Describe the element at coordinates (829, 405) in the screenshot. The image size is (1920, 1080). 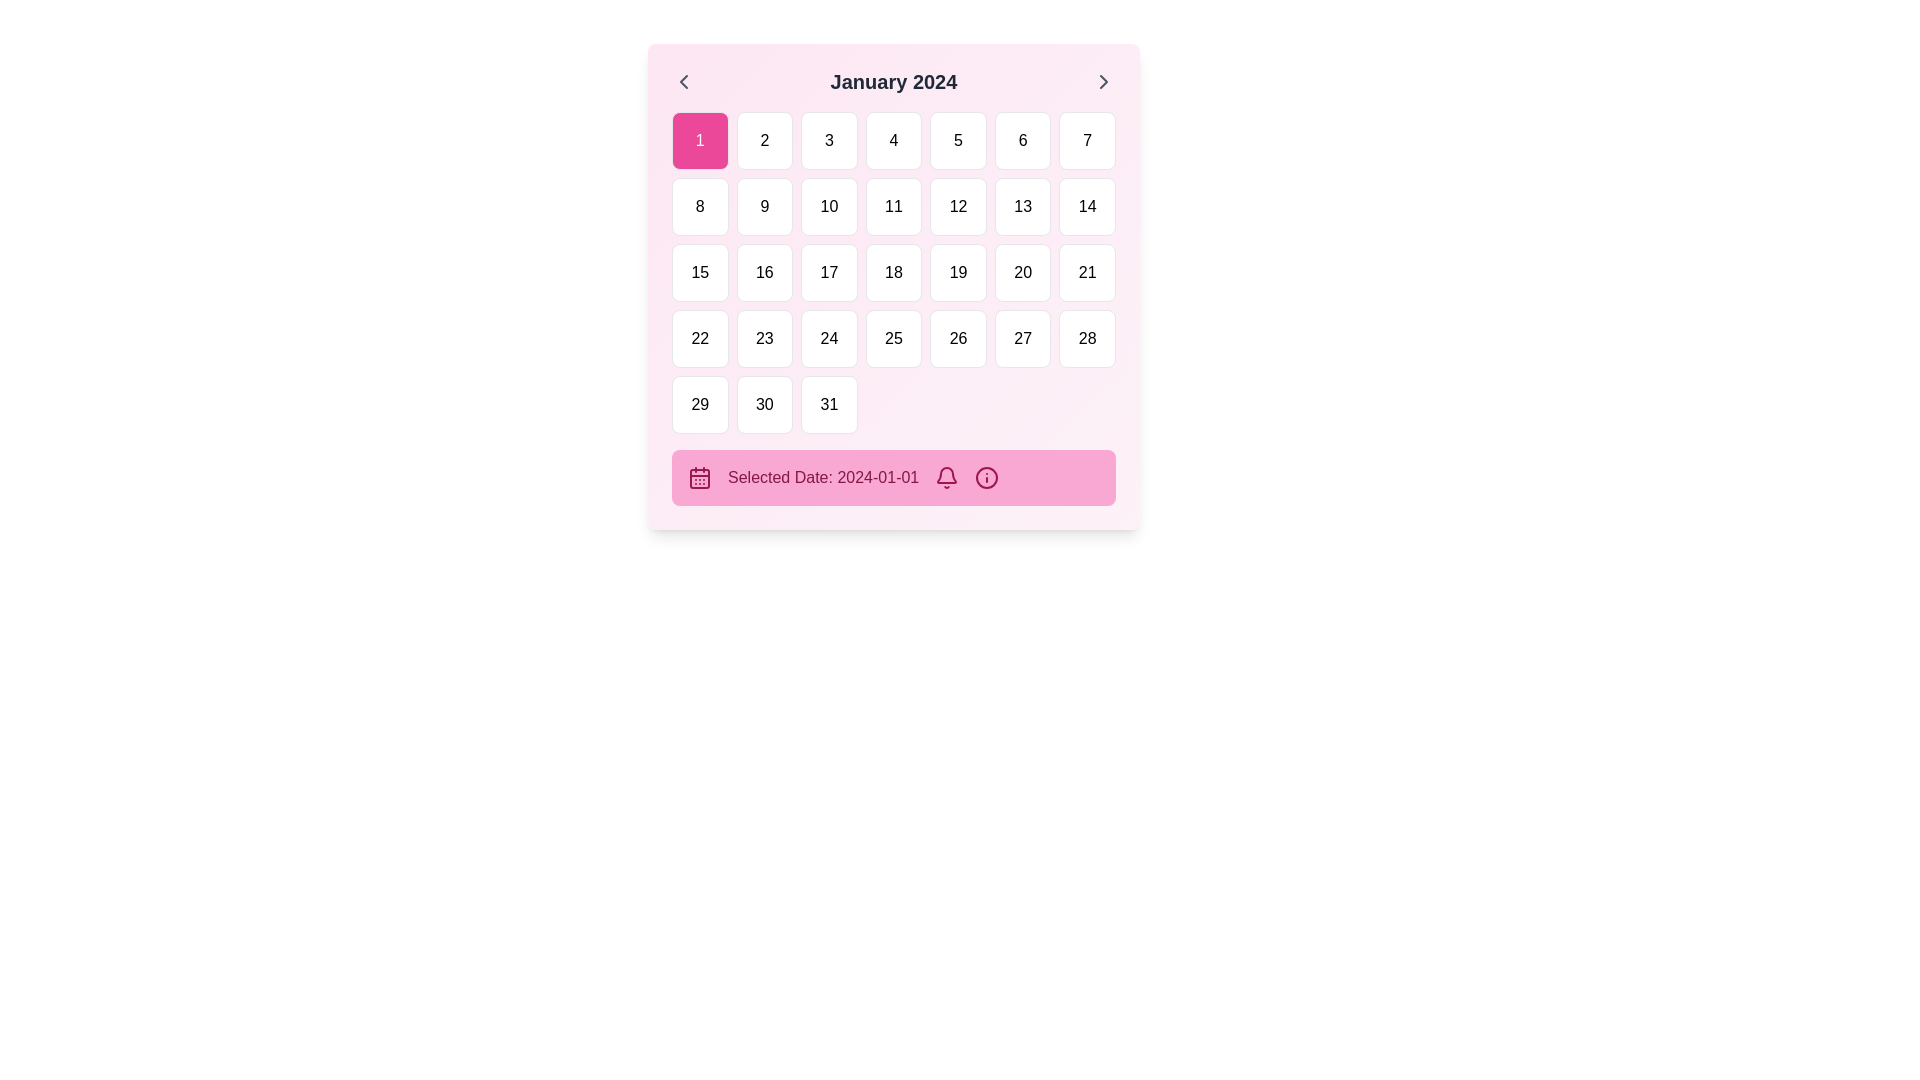
I see `the button labeled '31' which has a rounded rectangular shape and a white background` at that location.